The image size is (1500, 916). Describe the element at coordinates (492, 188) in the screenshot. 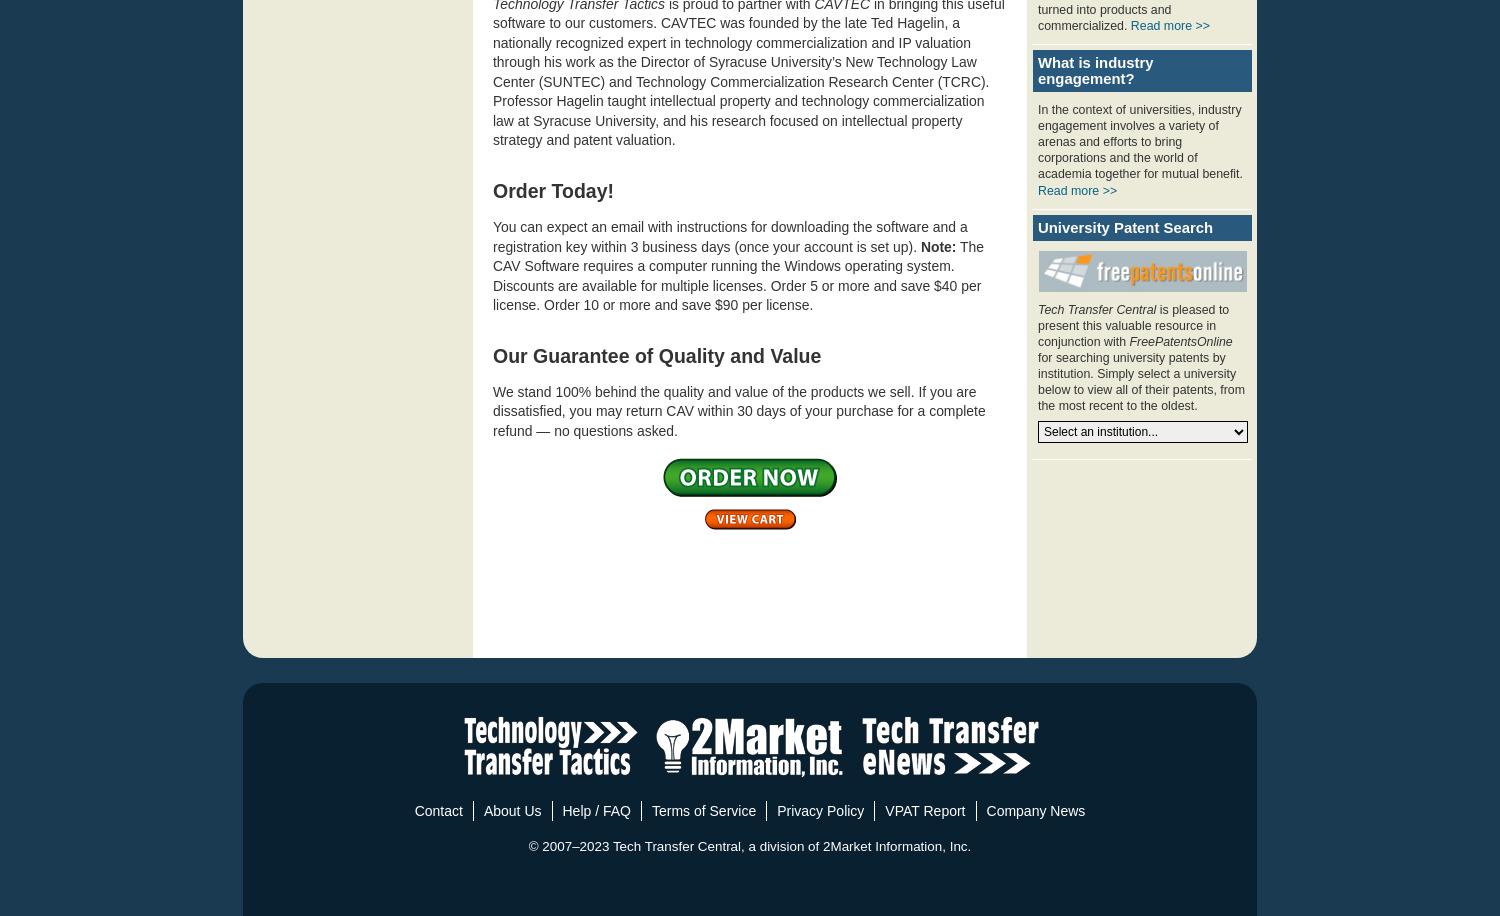

I see `'Order Today!'` at that location.